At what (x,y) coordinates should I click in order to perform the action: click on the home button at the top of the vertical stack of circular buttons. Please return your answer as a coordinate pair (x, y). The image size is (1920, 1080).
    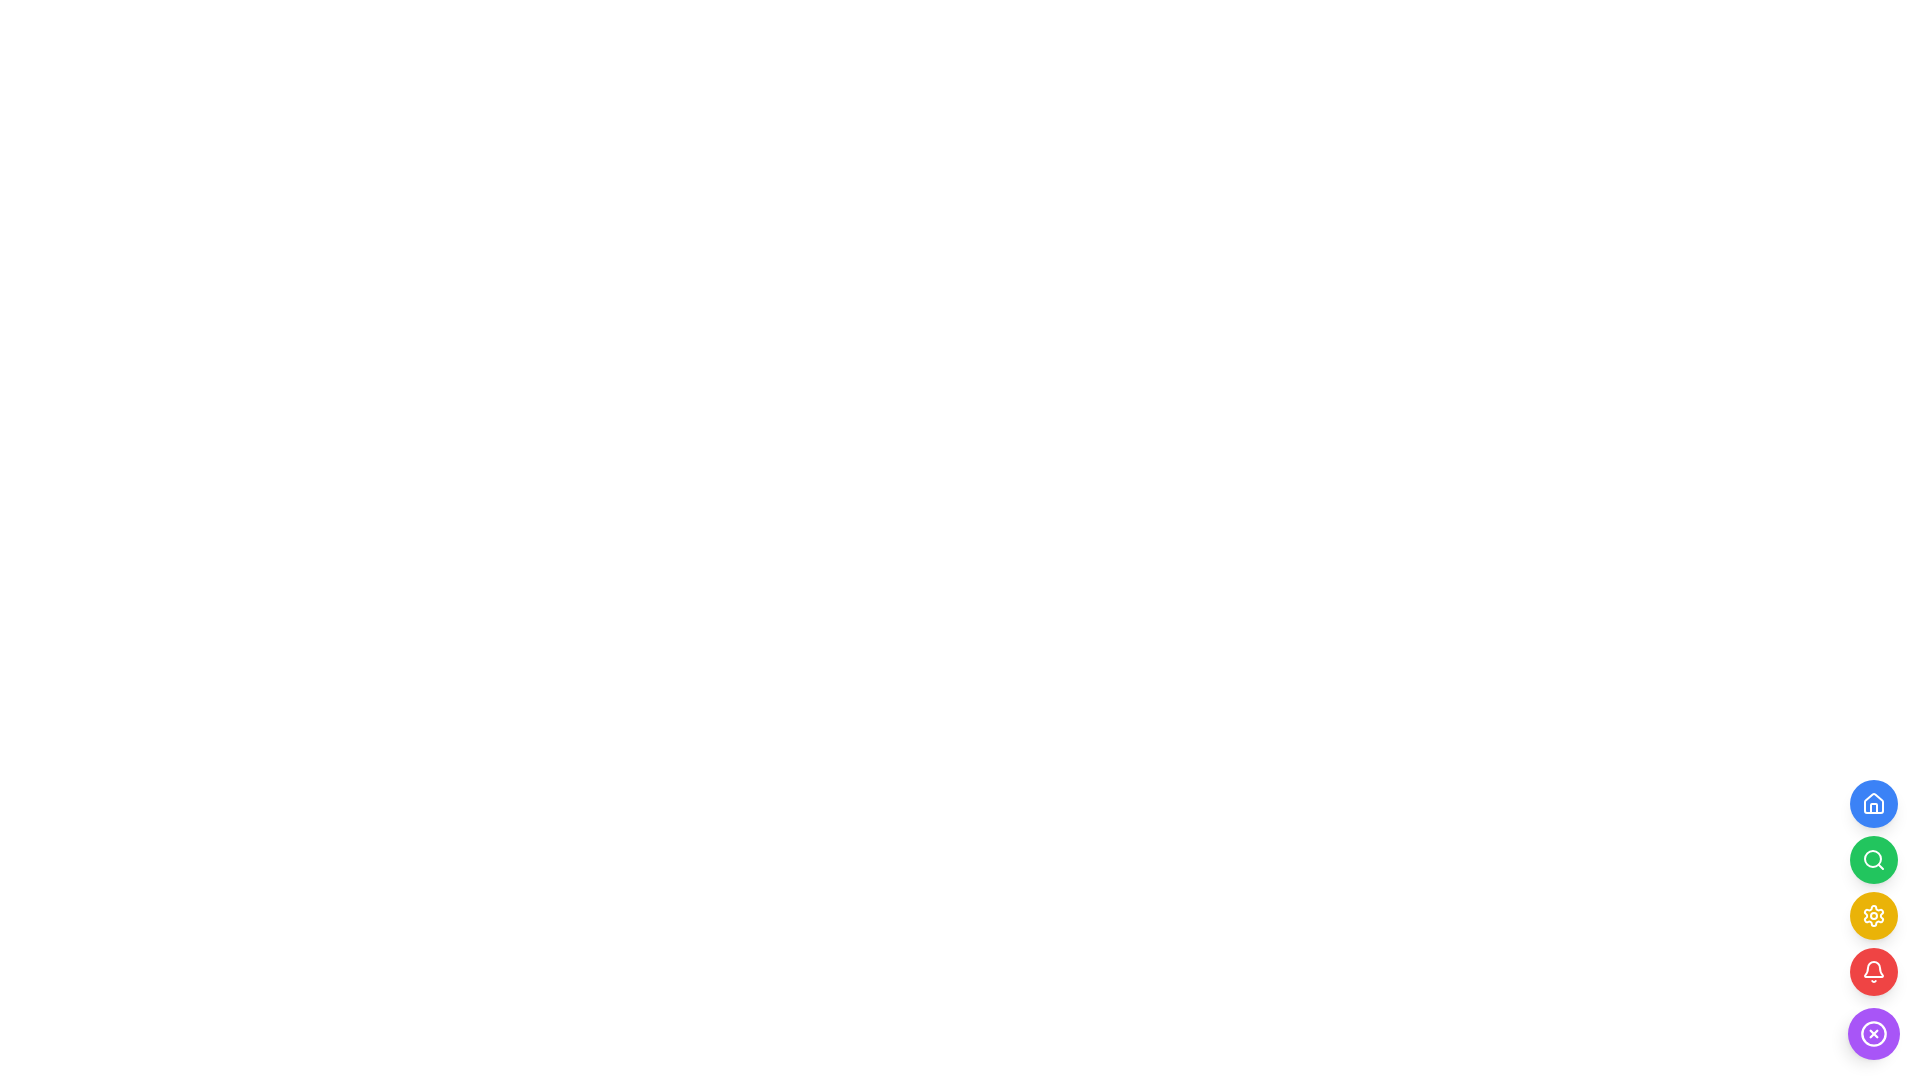
    Looking at the image, I should click on (1872, 802).